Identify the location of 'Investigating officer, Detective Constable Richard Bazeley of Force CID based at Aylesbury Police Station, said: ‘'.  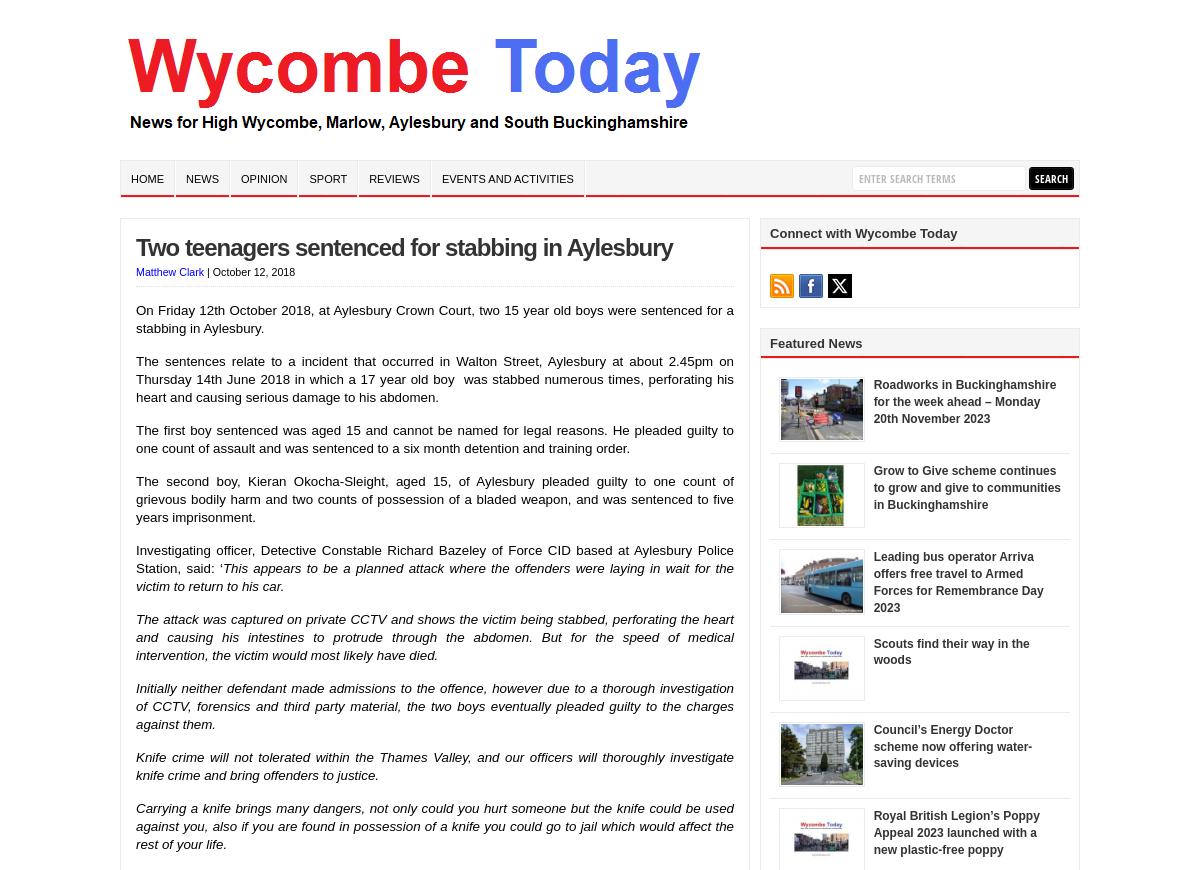
(435, 557).